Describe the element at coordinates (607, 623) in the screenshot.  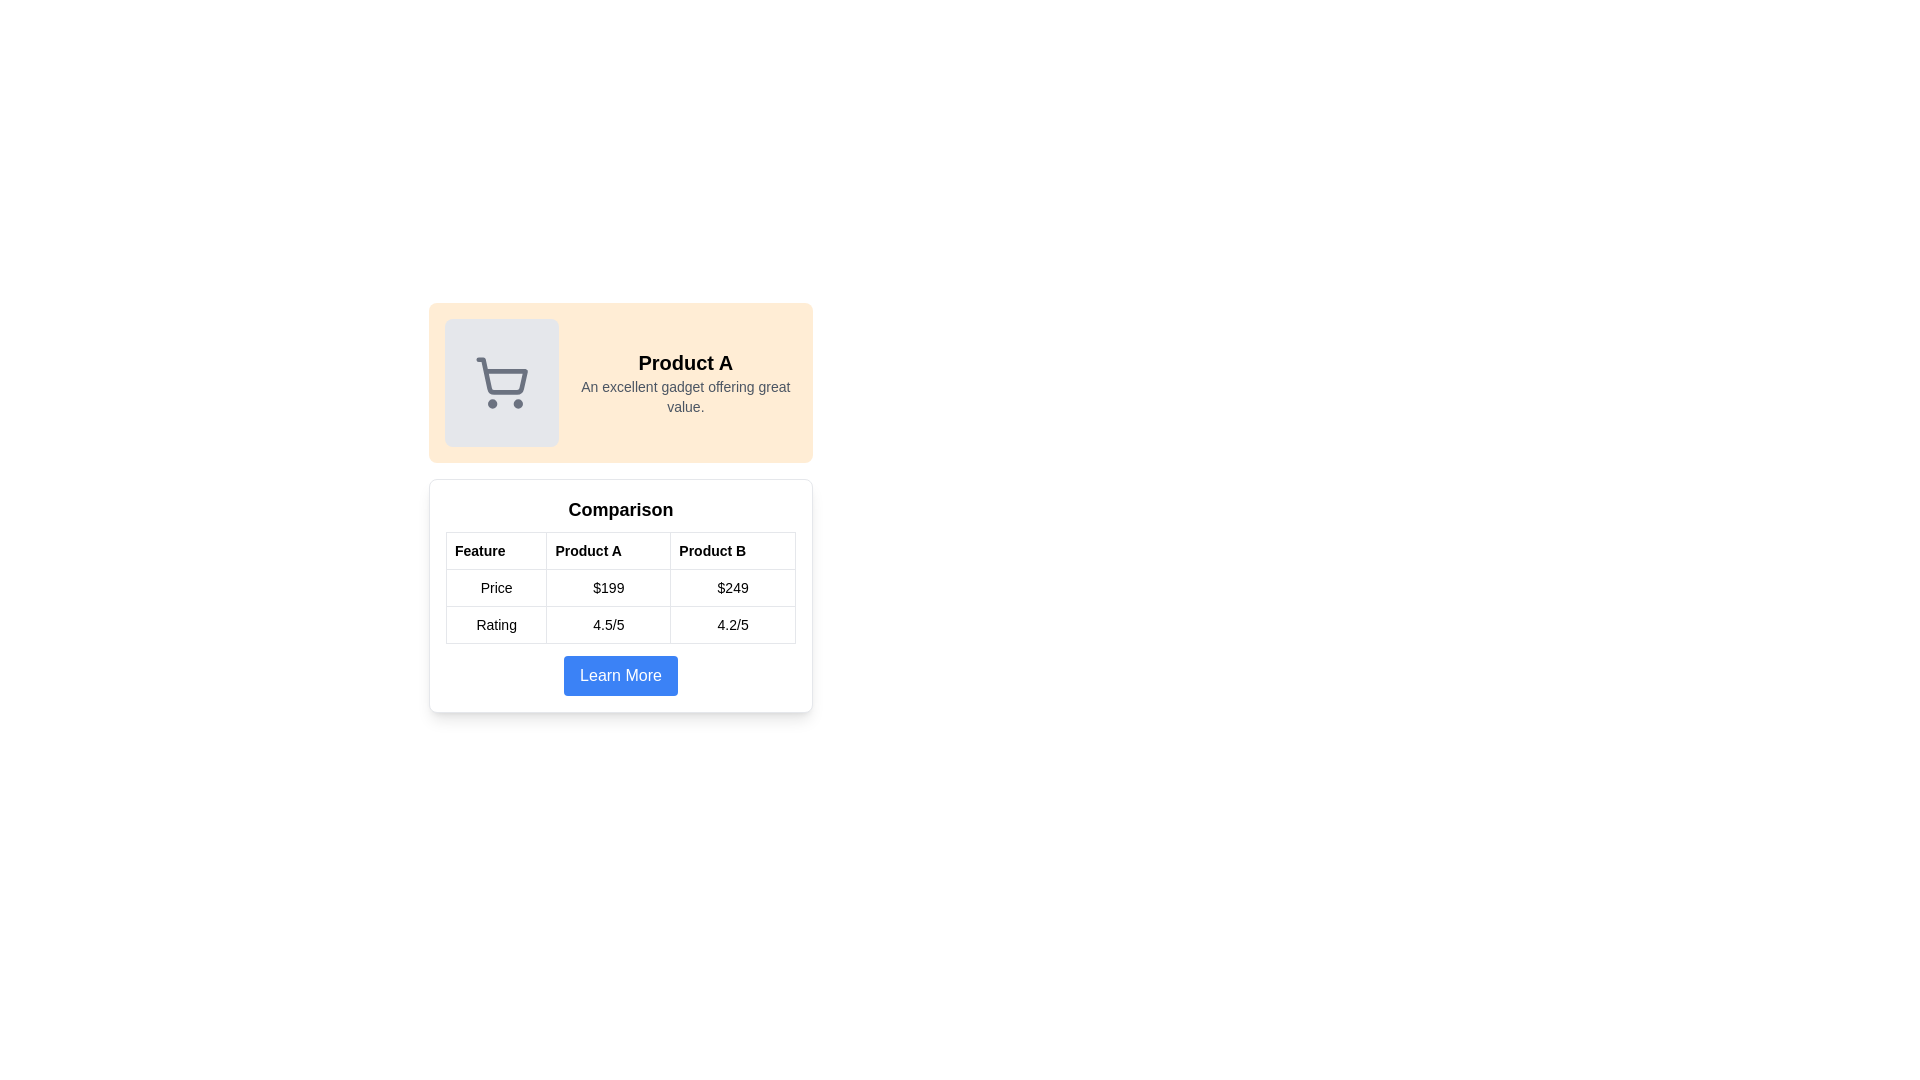
I see `the numerical rating label displaying '4.5/5' in the comparison table under the 'Product A' column` at that location.